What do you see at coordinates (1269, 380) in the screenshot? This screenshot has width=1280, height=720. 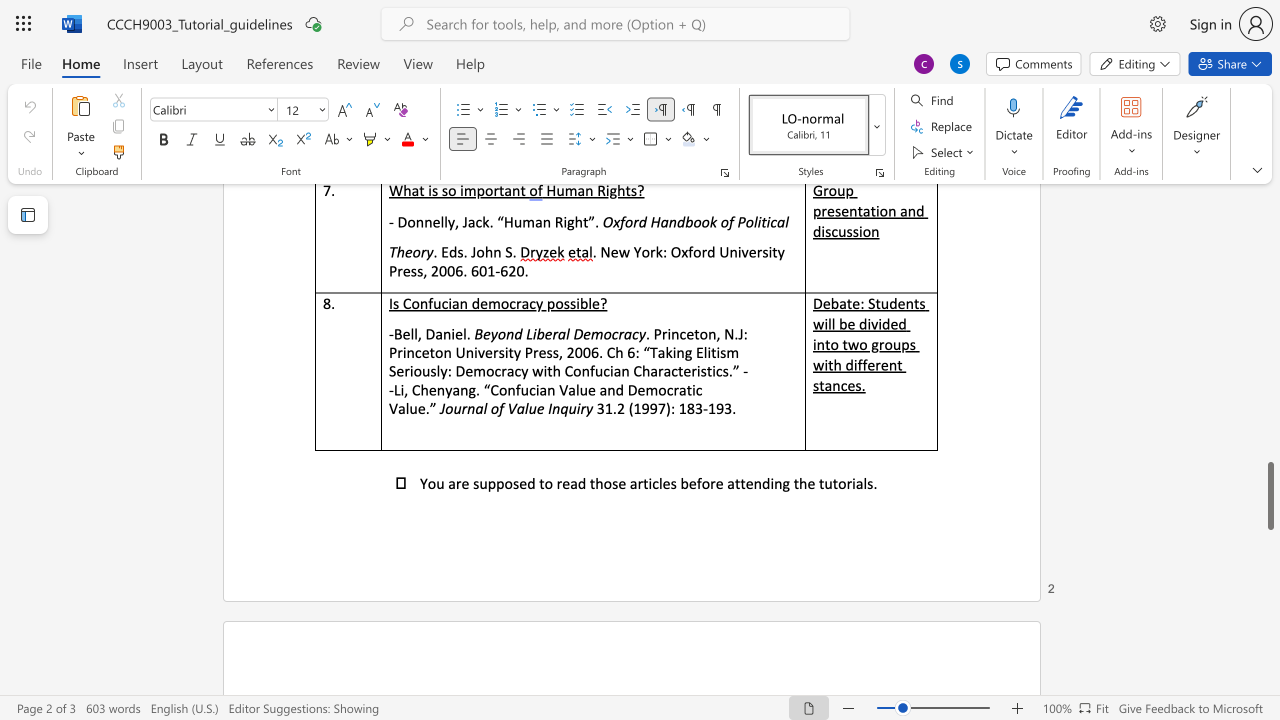 I see `the scrollbar to move the page upward` at bounding box center [1269, 380].